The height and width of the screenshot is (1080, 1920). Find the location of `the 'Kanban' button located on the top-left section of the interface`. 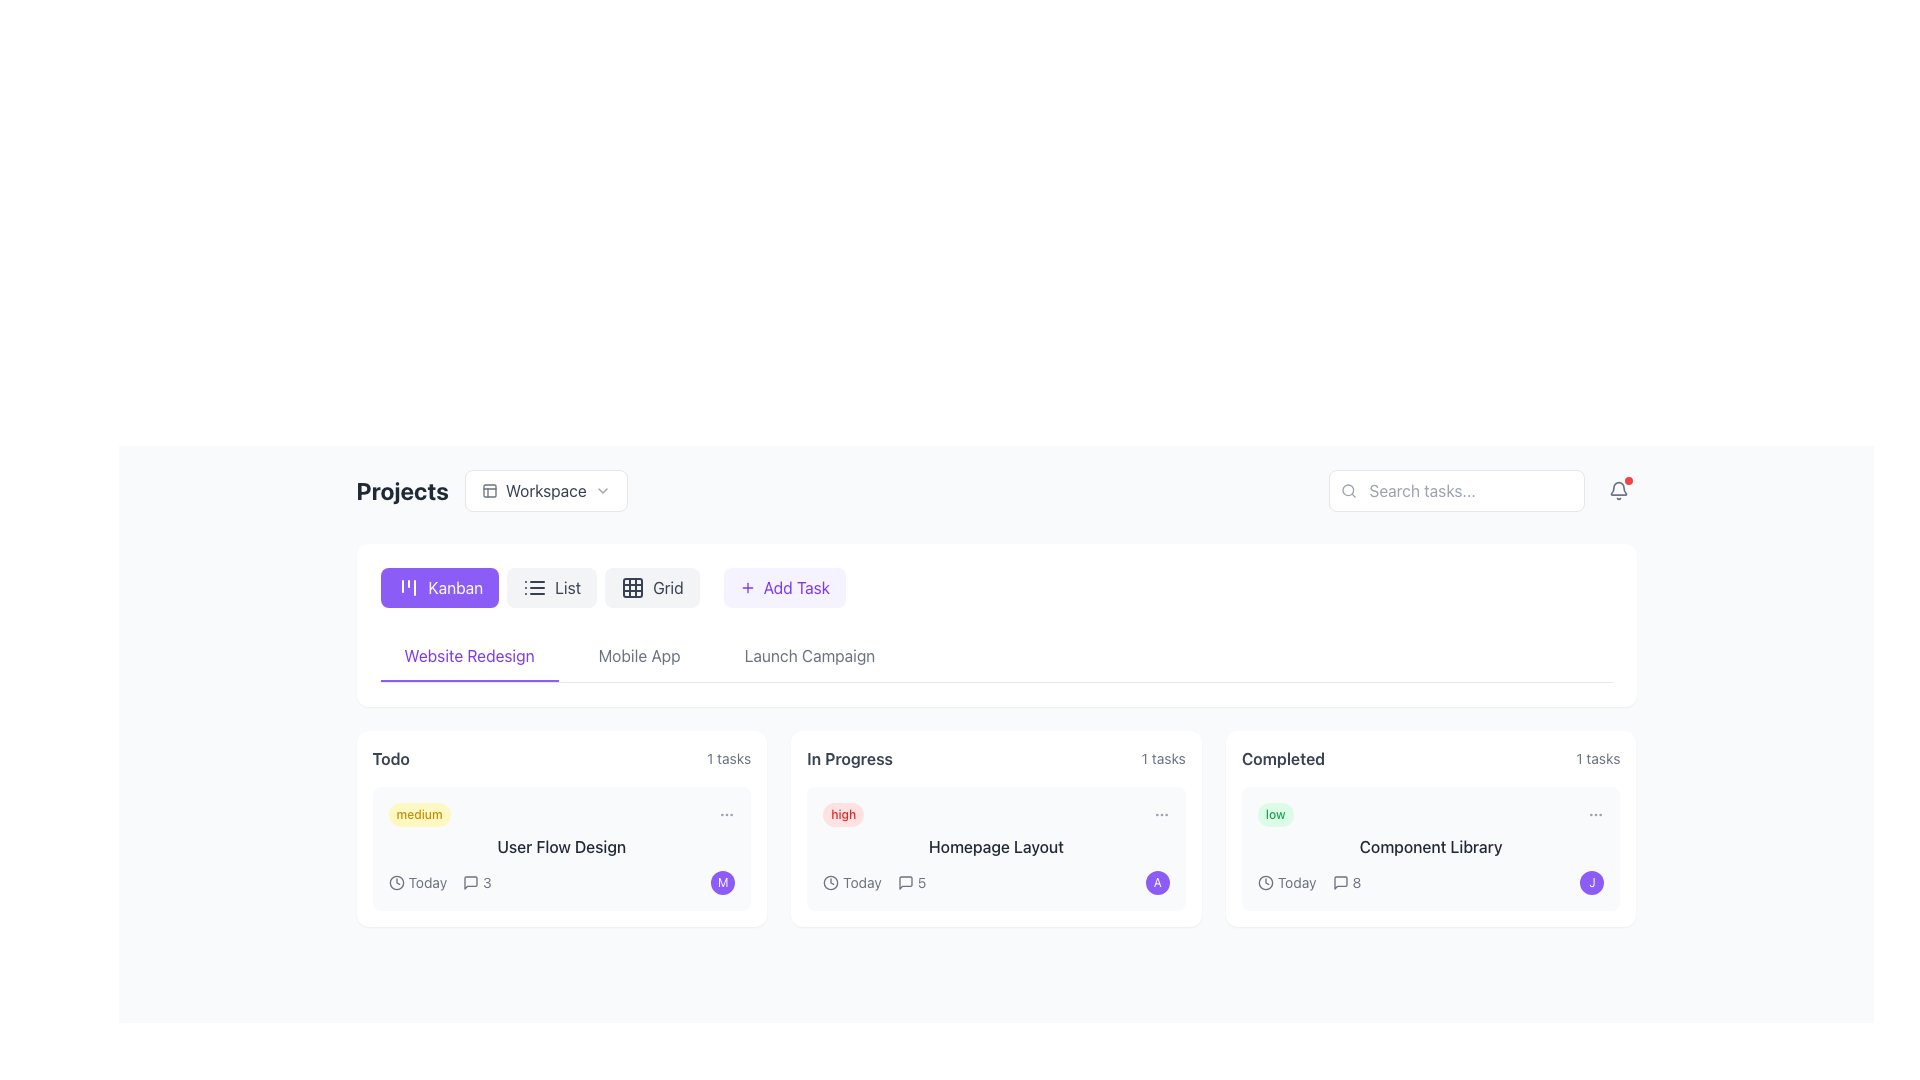

the 'Kanban' button located on the top-left section of the interface is located at coordinates (454, 586).